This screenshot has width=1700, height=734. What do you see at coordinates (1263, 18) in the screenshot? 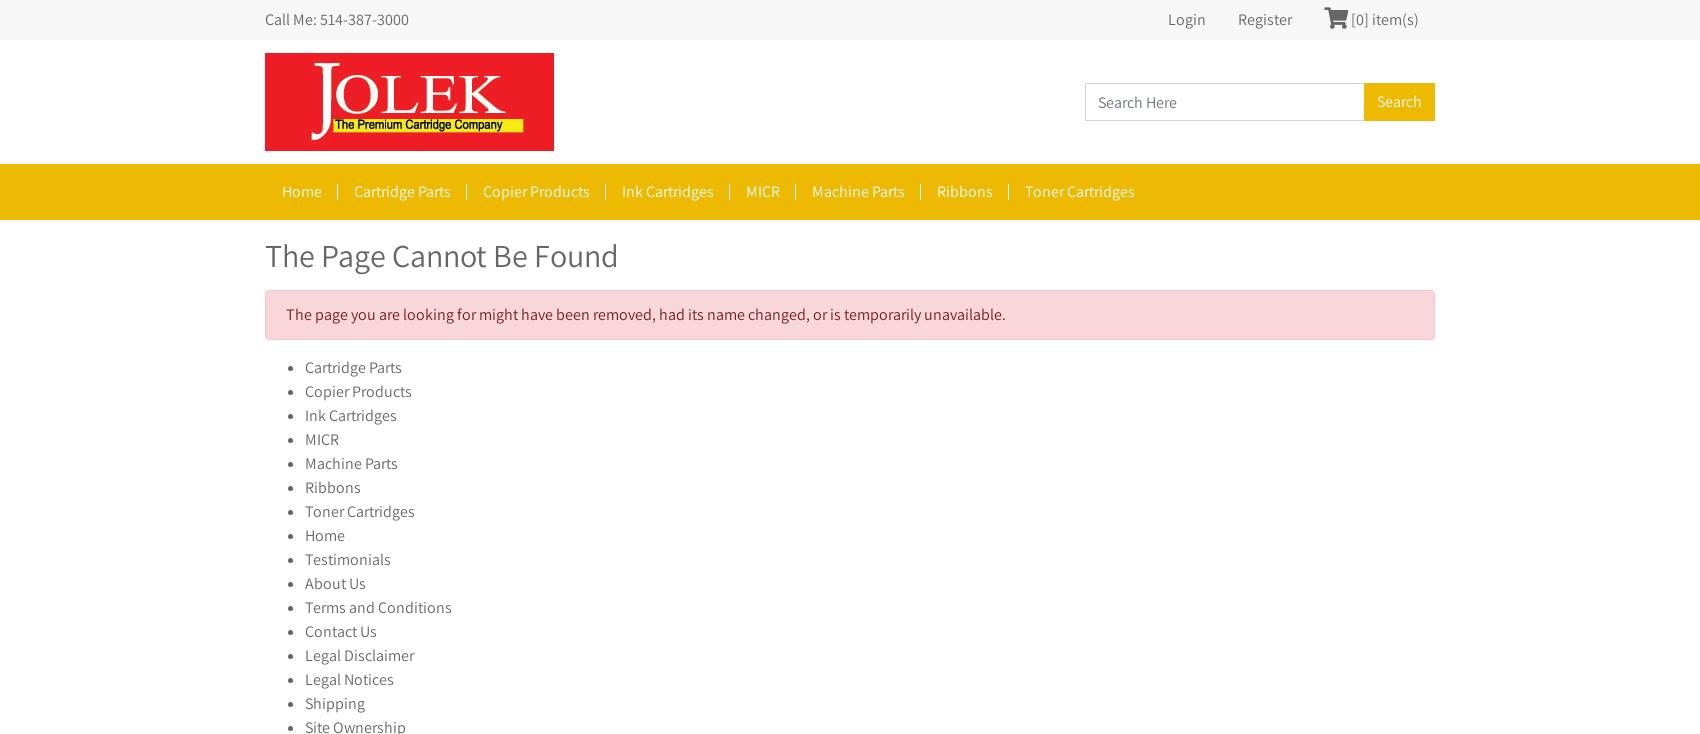
I see `'Register'` at bounding box center [1263, 18].